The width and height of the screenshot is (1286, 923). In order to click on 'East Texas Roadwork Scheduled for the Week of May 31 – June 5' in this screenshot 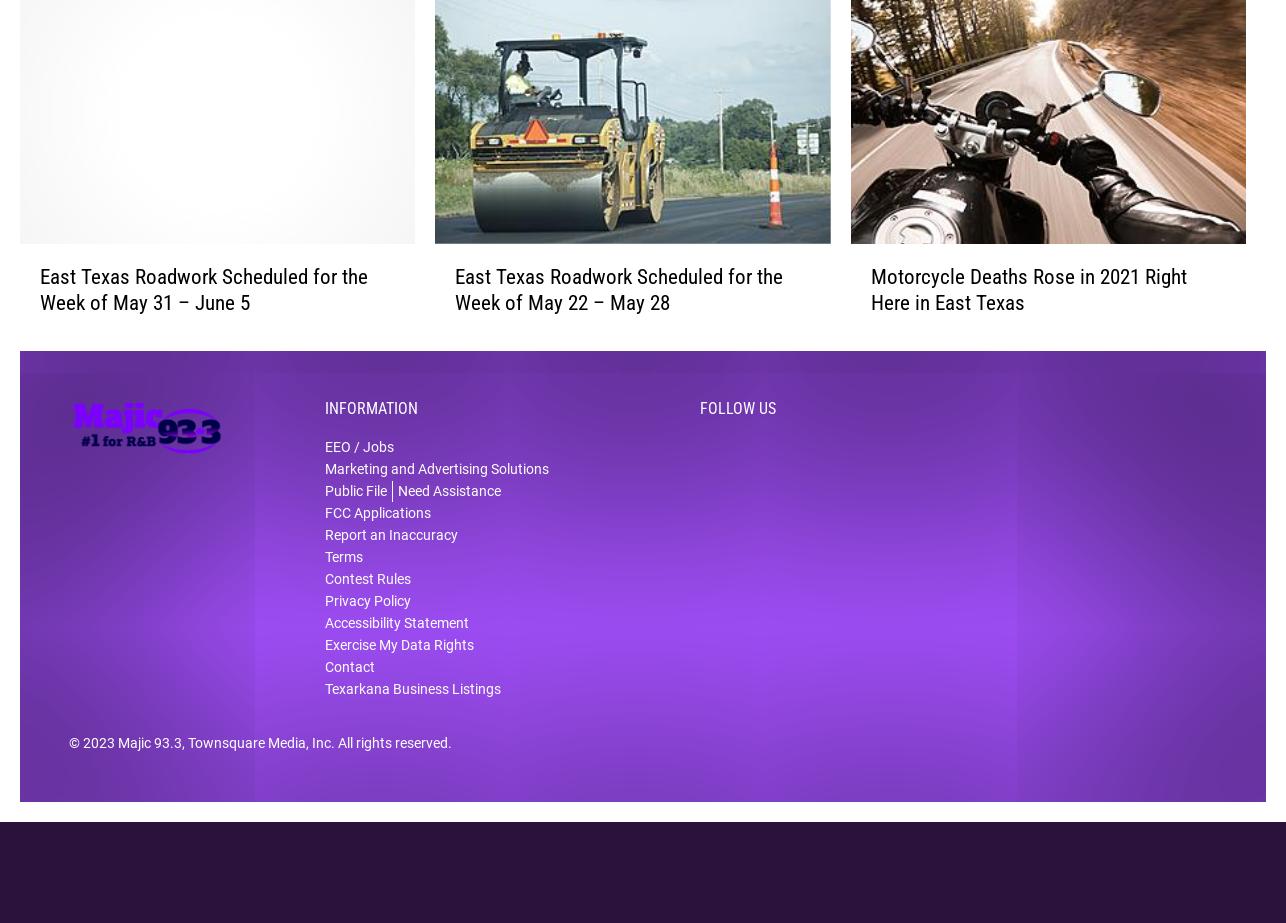, I will do `click(203, 303)`.